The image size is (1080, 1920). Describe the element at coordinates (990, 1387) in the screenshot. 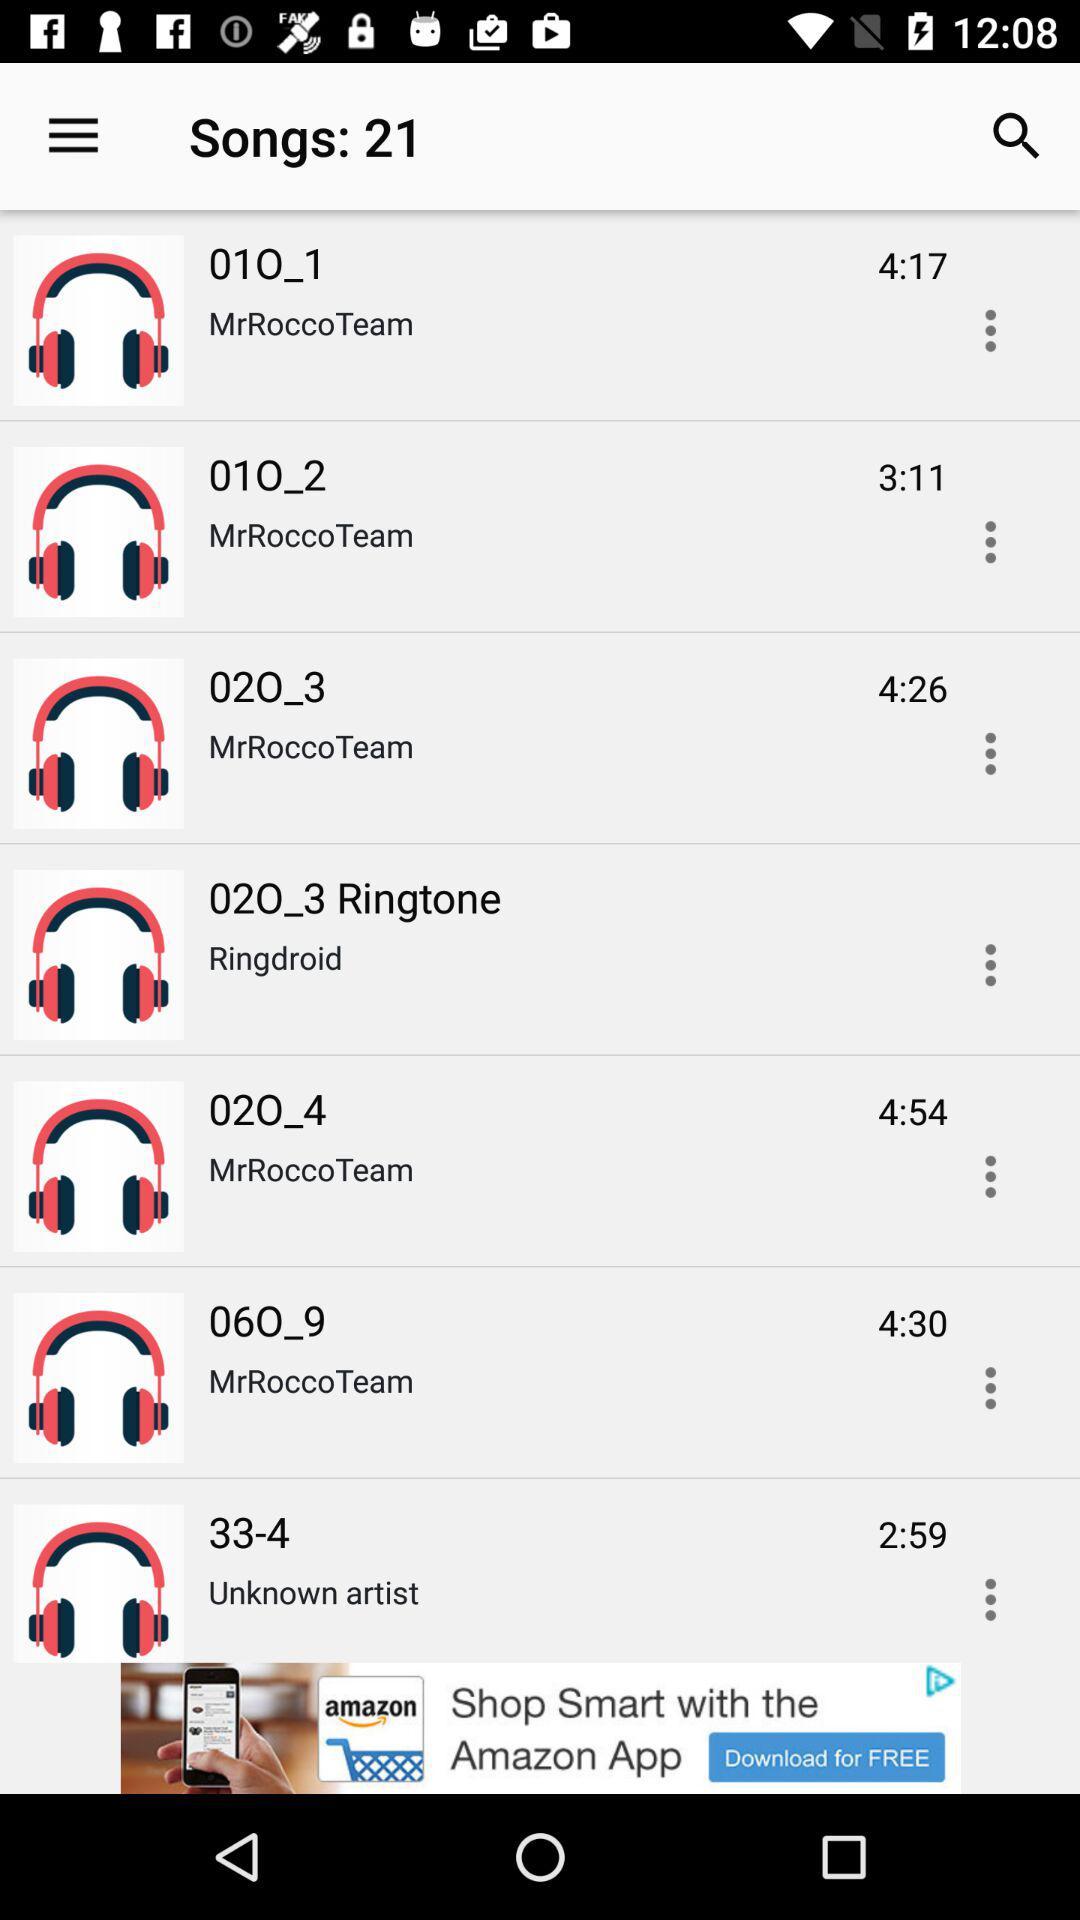

I see `bring up more options` at that location.